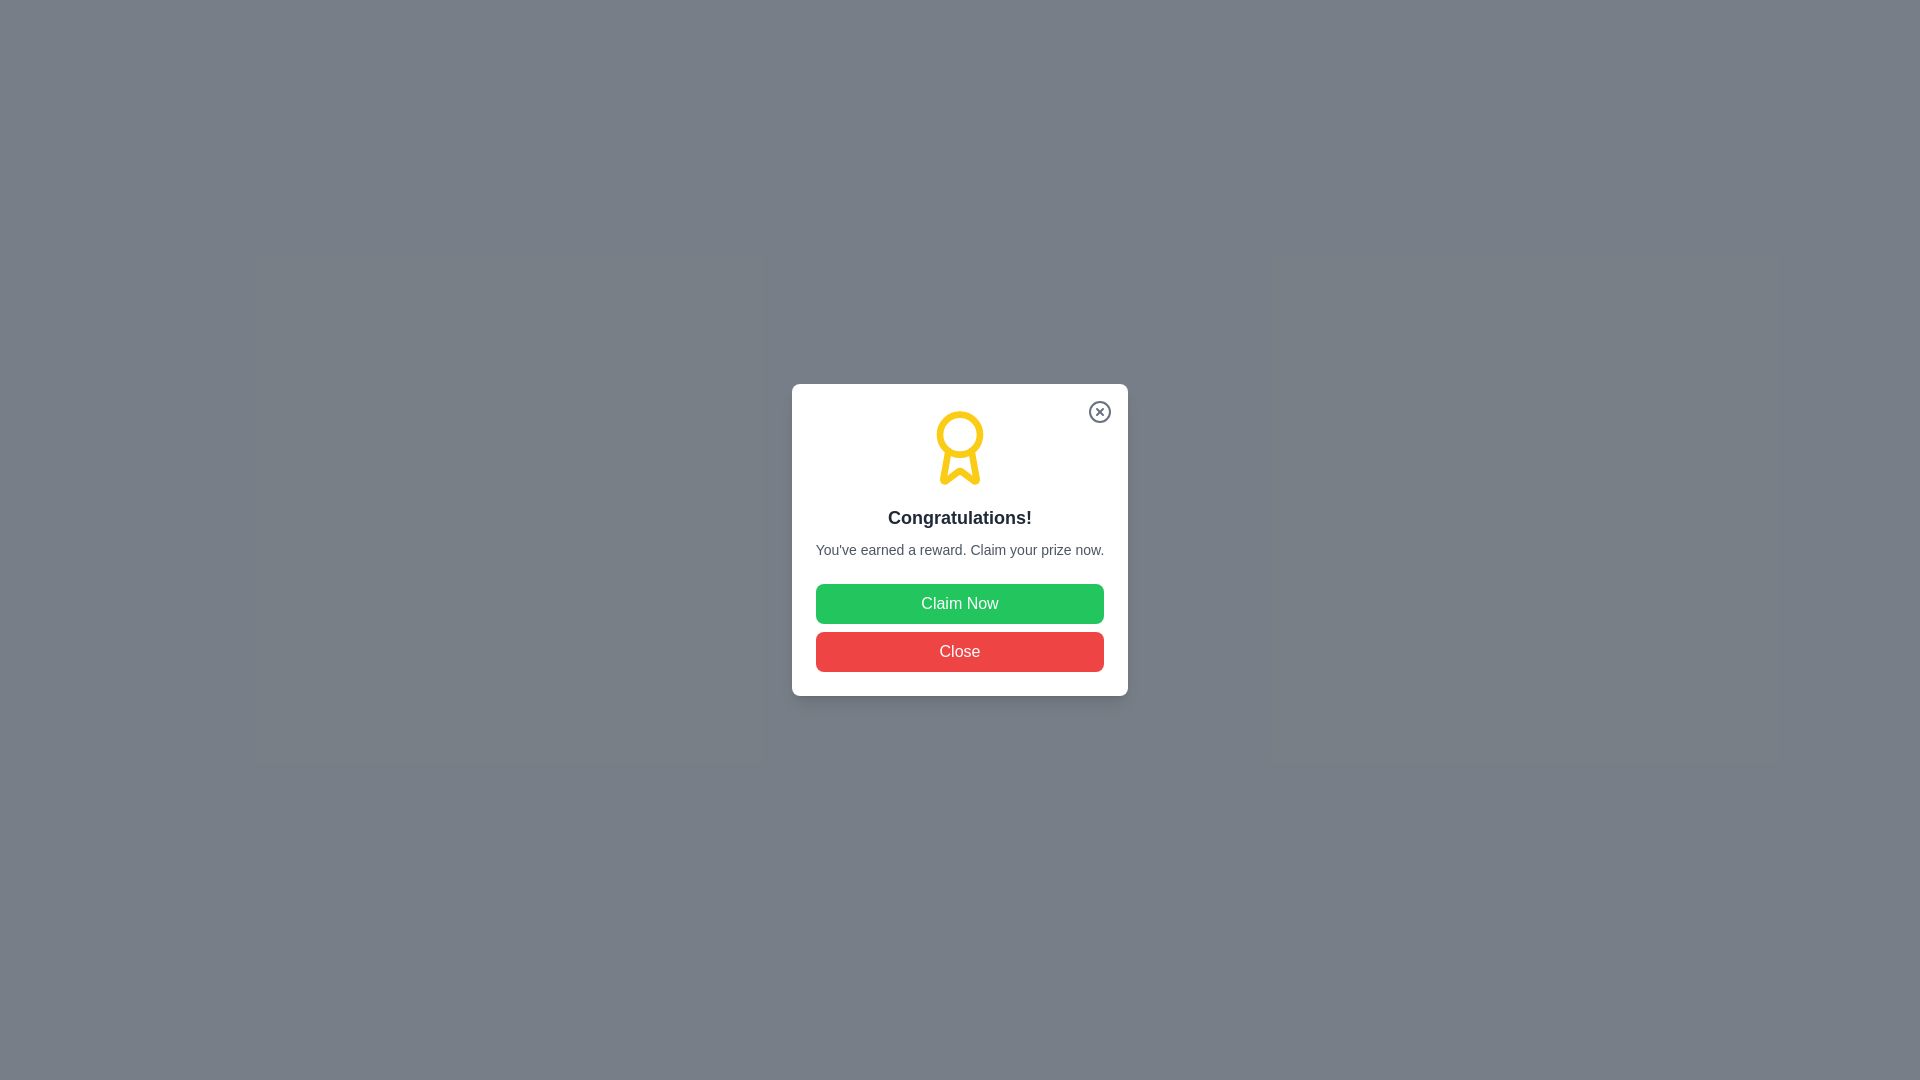 The width and height of the screenshot is (1920, 1080). I want to click on the Claim Now button, so click(960, 603).